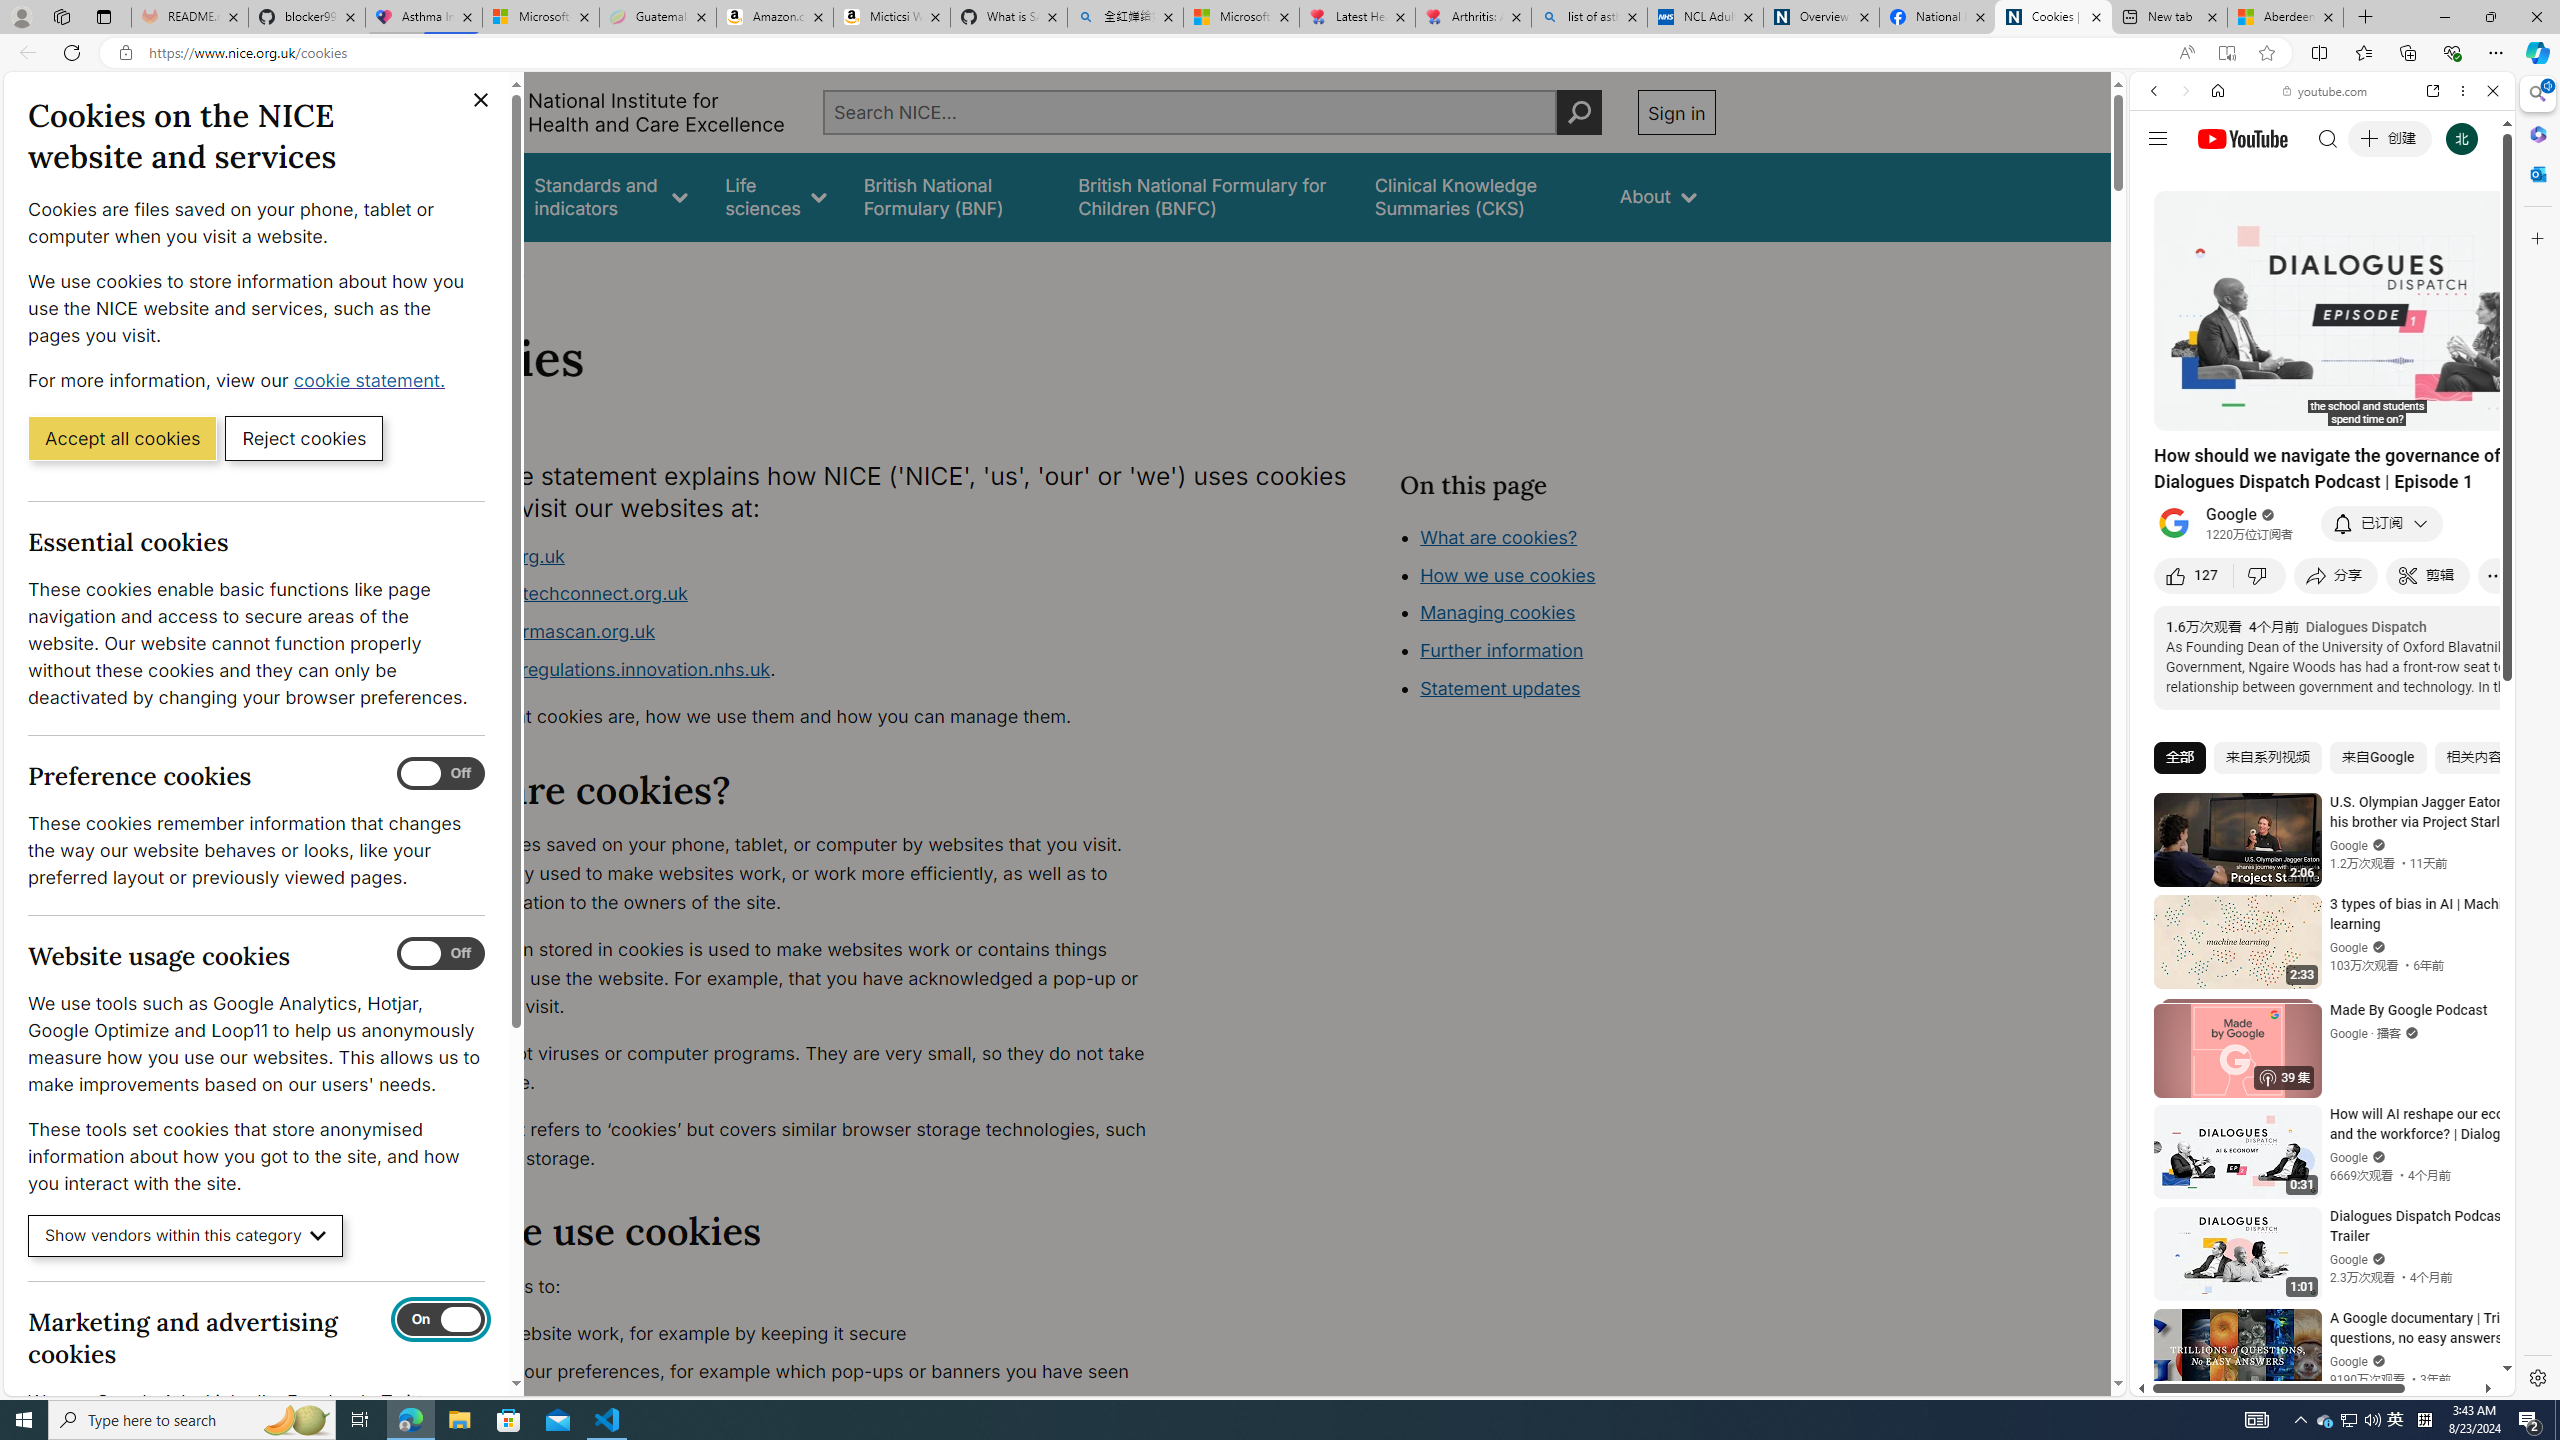 The width and height of the screenshot is (2560, 1440). What do you see at coordinates (440, 953) in the screenshot?
I see `'Website usage cookies'` at bounding box center [440, 953].